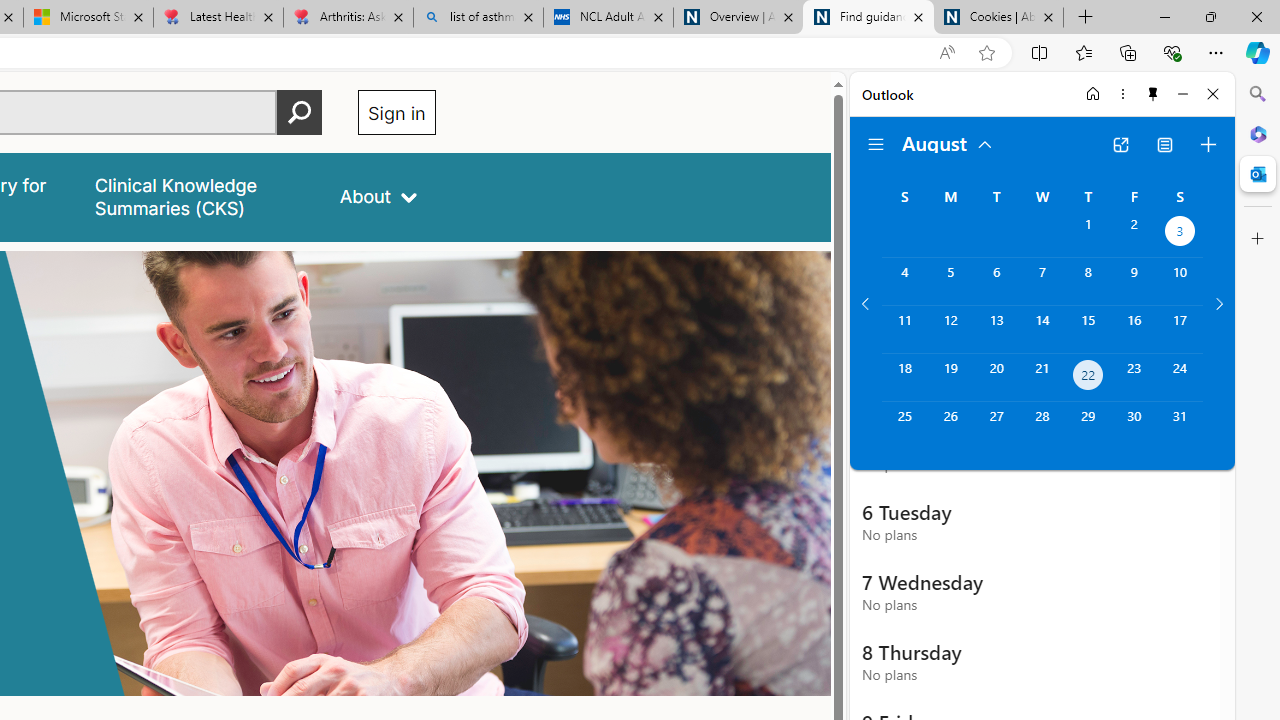  Describe the element at coordinates (1180, 377) in the screenshot. I see `'Saturday, August 24, 2024. '` at that location.